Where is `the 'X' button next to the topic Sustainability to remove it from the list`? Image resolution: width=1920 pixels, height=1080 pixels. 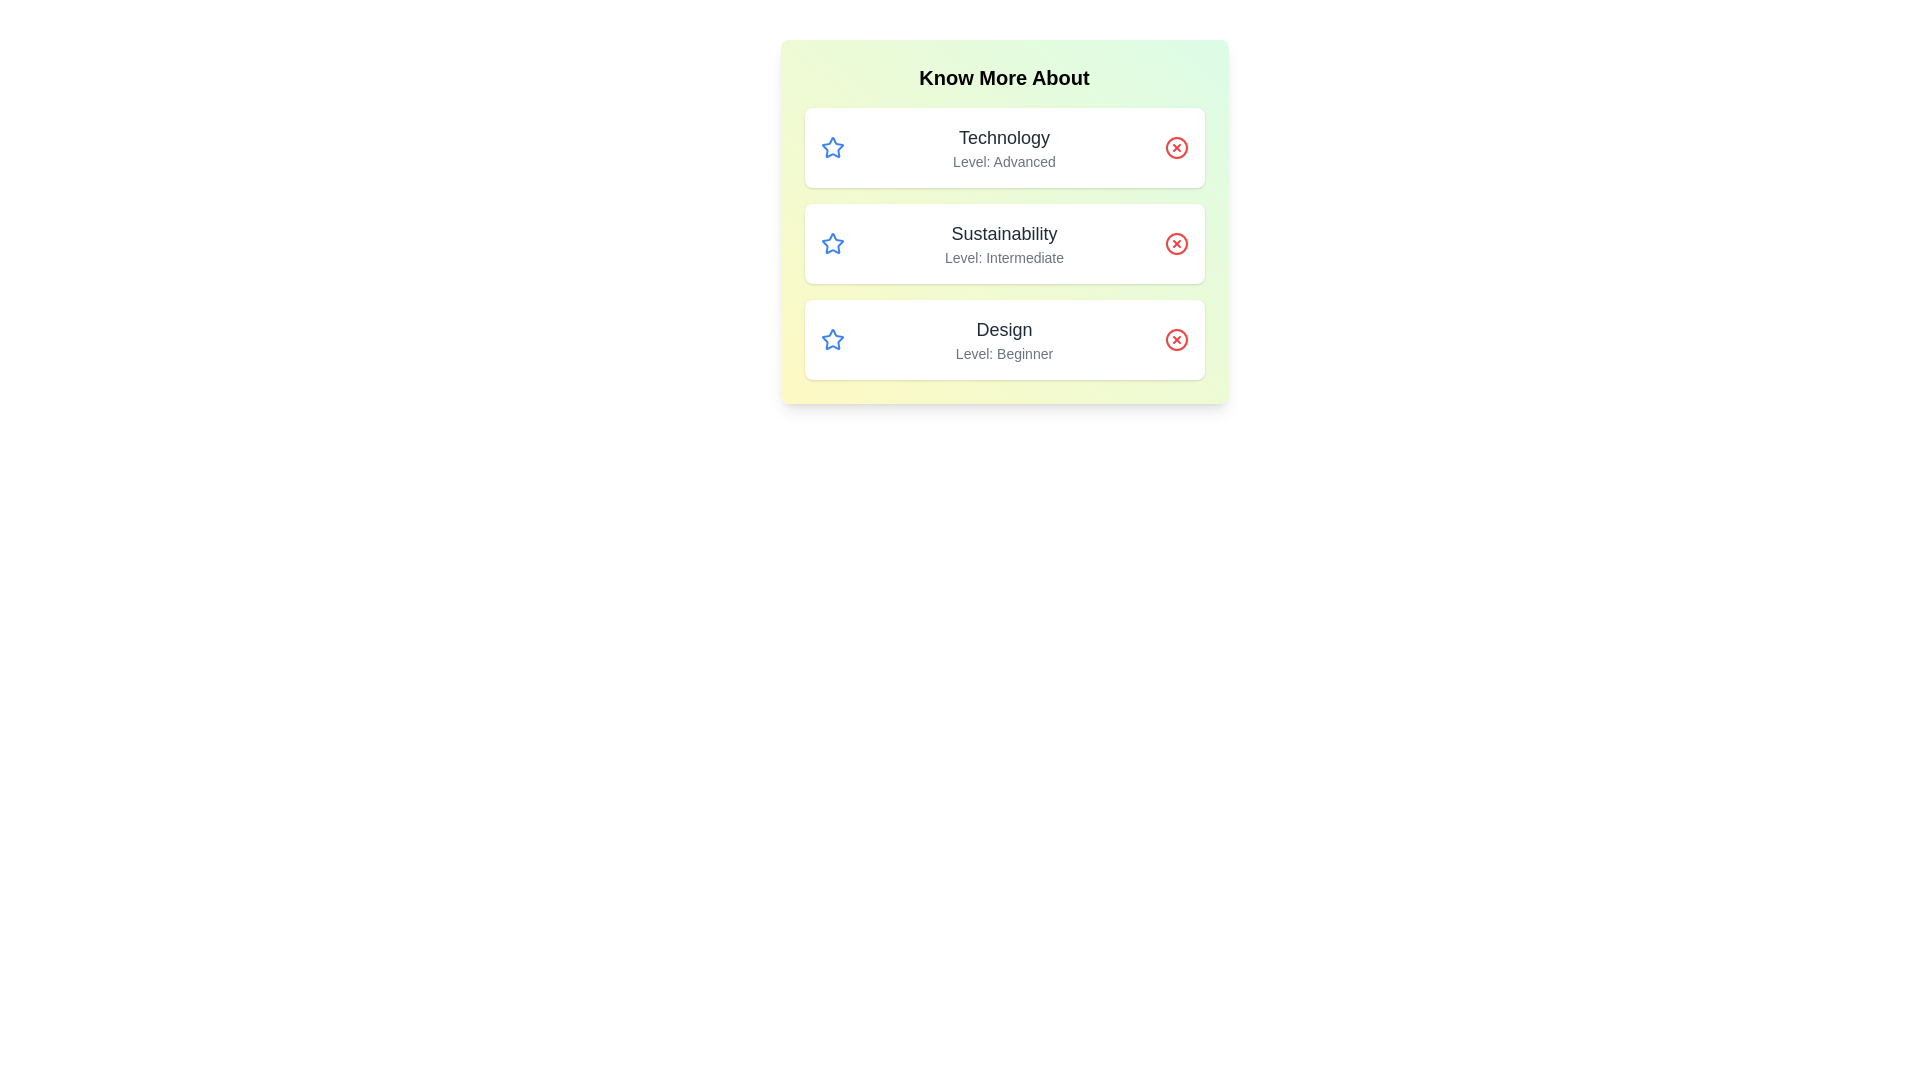 the 'X' button next to the topic Sustainability to remove it from the list is located at coordinates (1176, 242).